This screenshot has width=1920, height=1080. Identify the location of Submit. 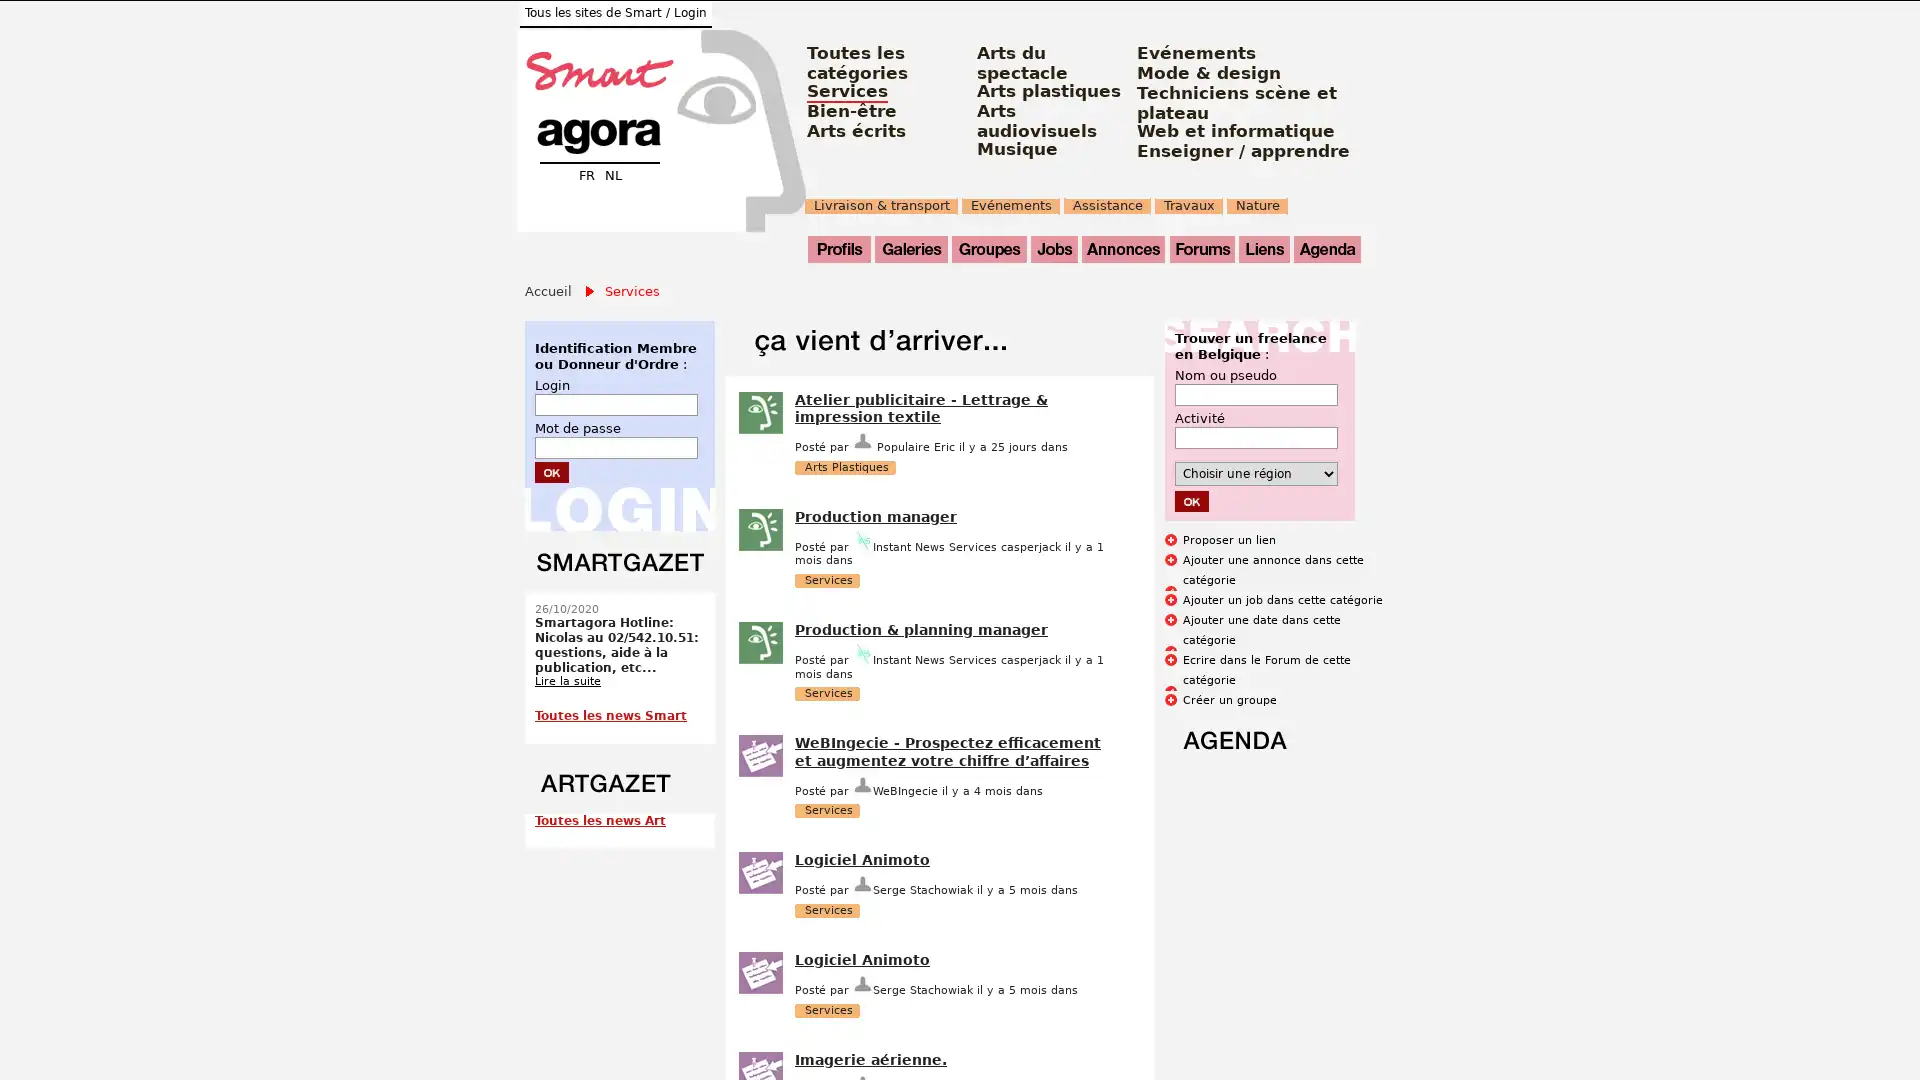
(1191, 499).